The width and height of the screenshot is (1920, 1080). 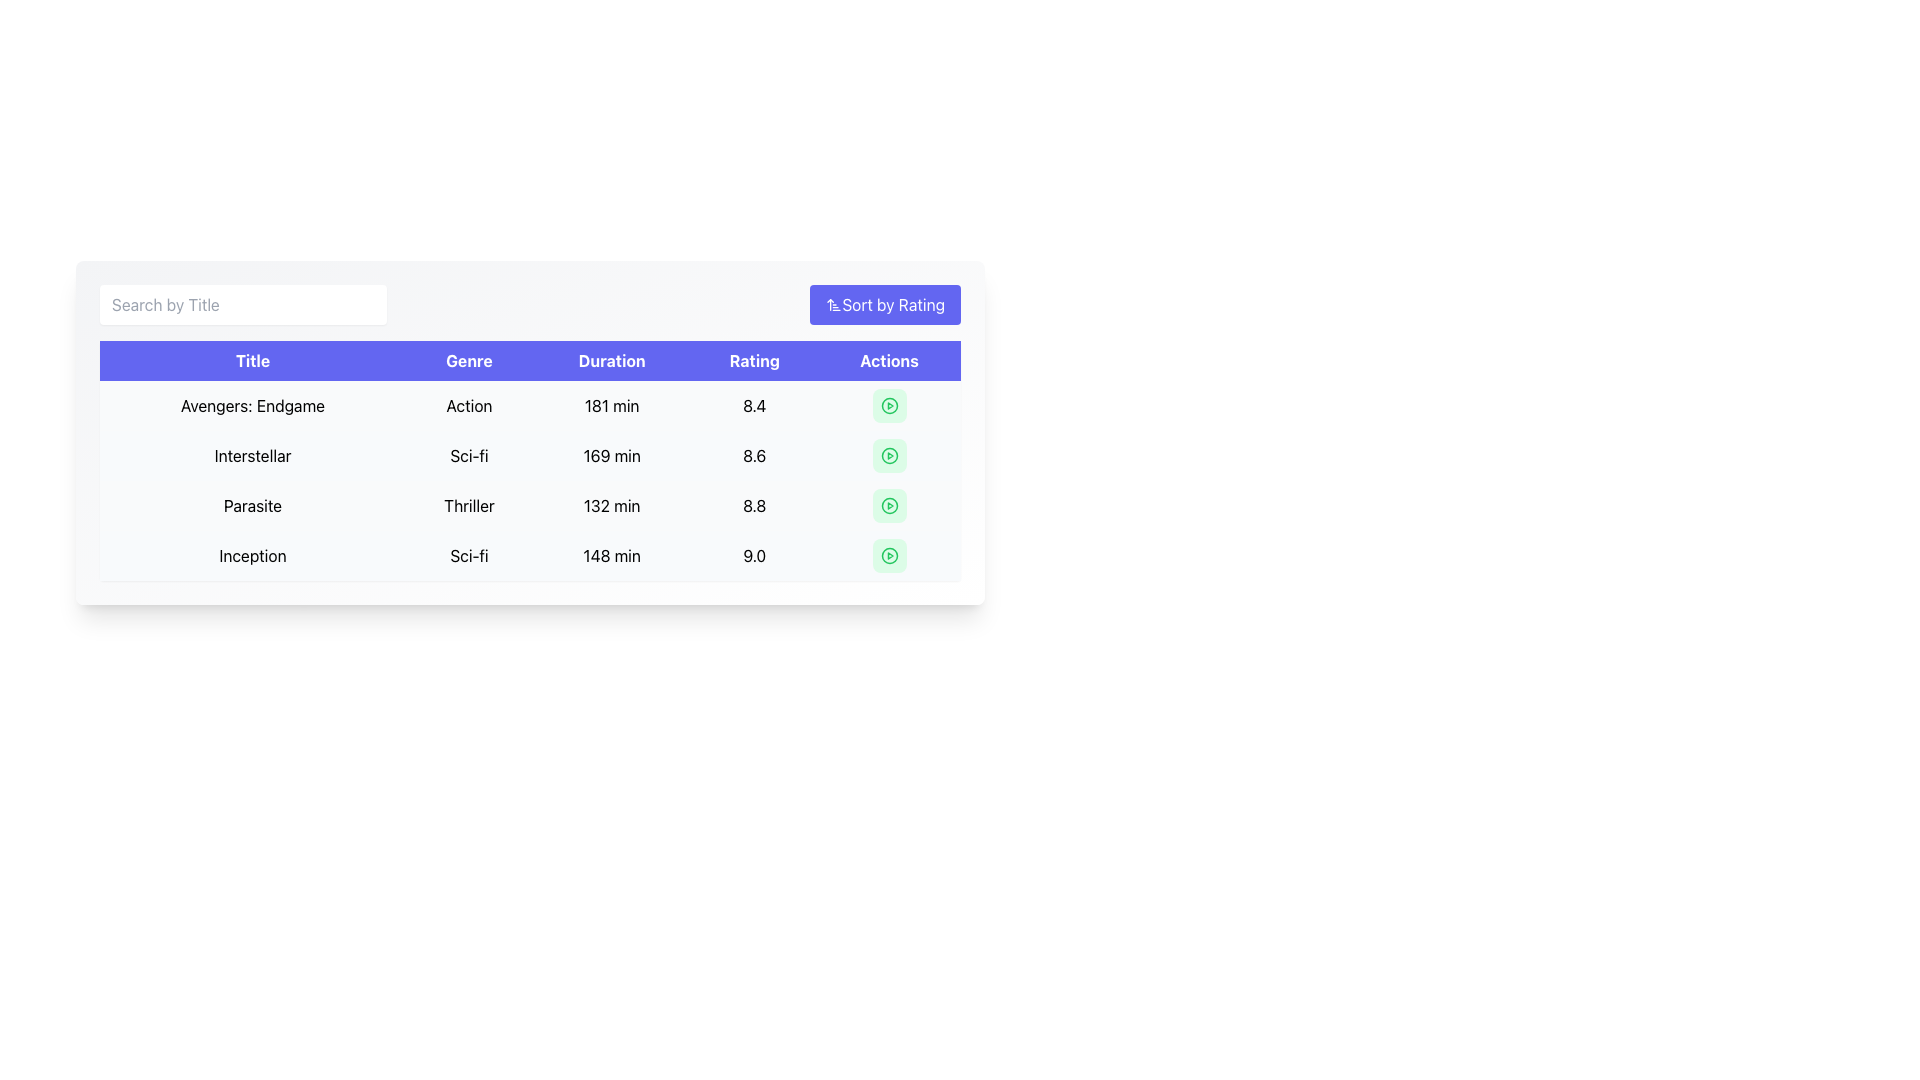 I want to click on the outer part of the SVG icon representing the 'Action' button for the movie 'Interstellar' in the second row of the table, so click(x=888, y=455).